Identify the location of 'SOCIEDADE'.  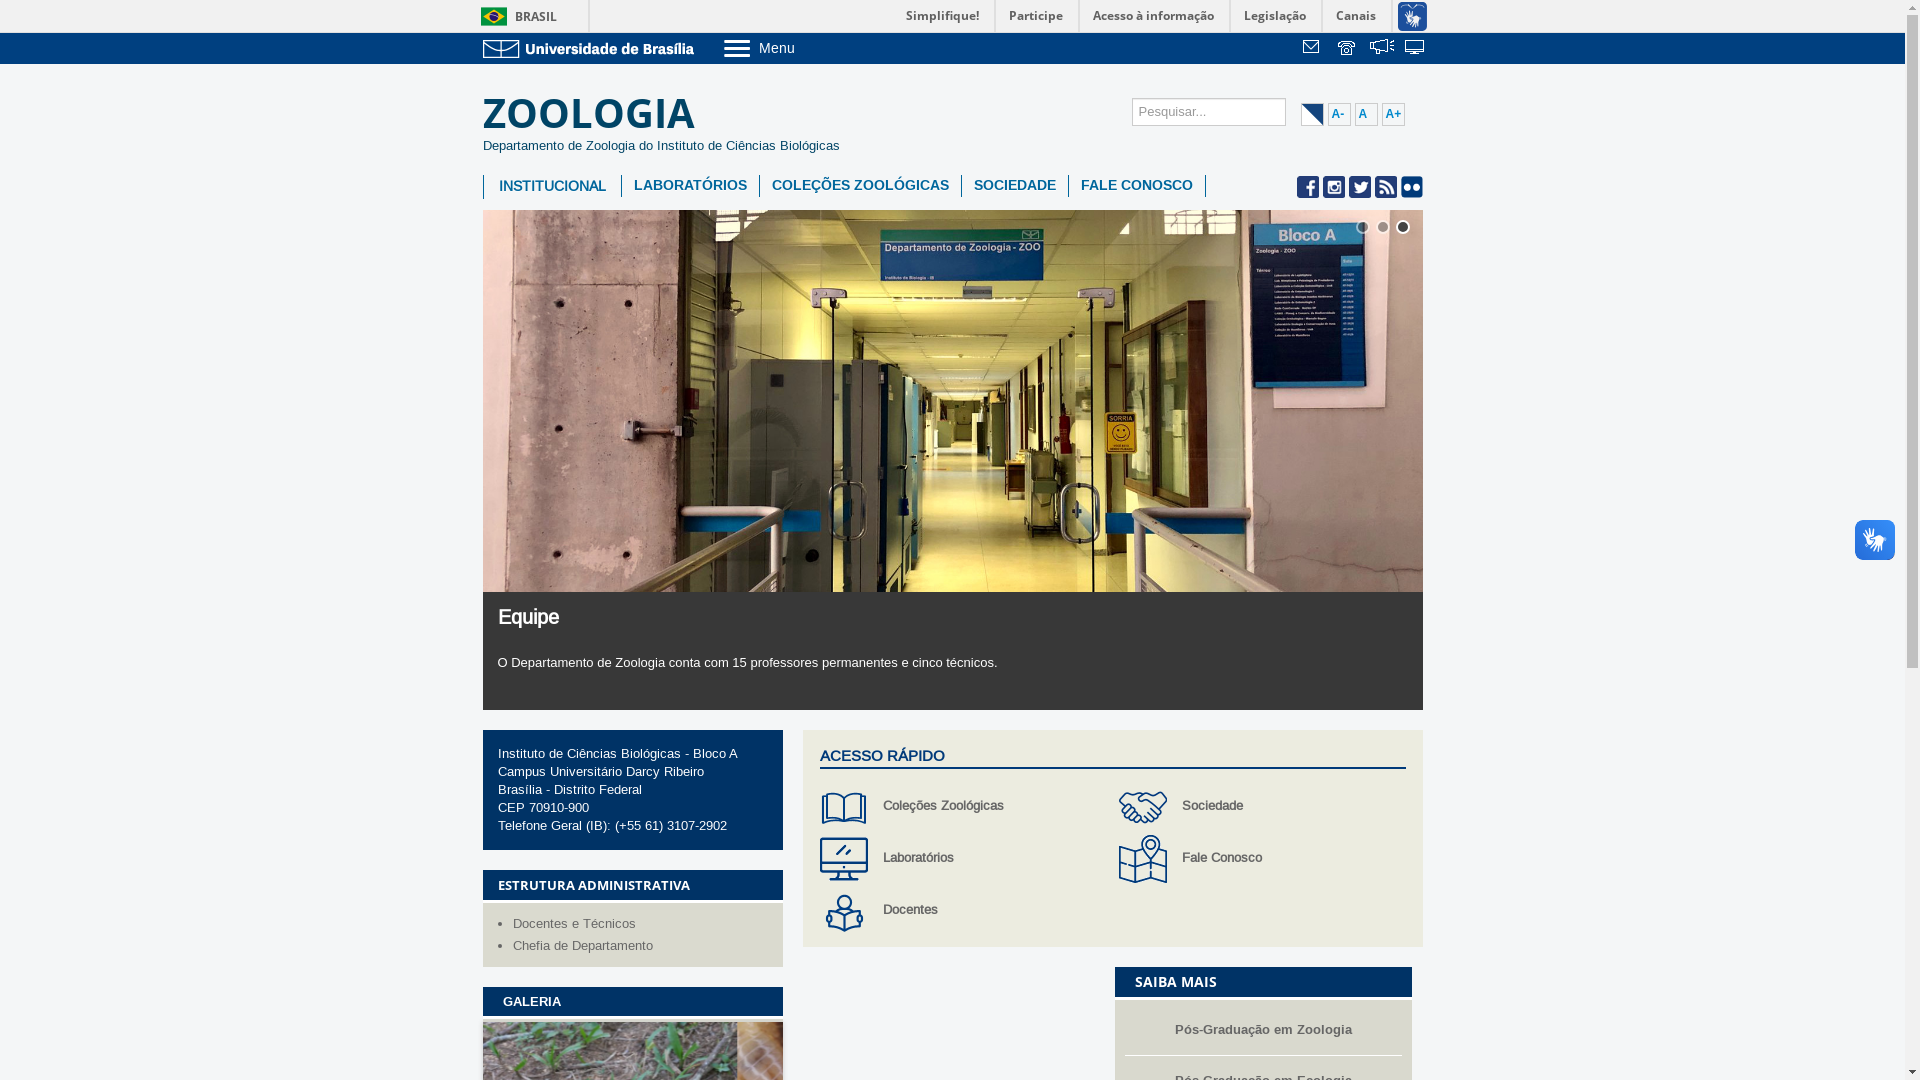
(961, 185).